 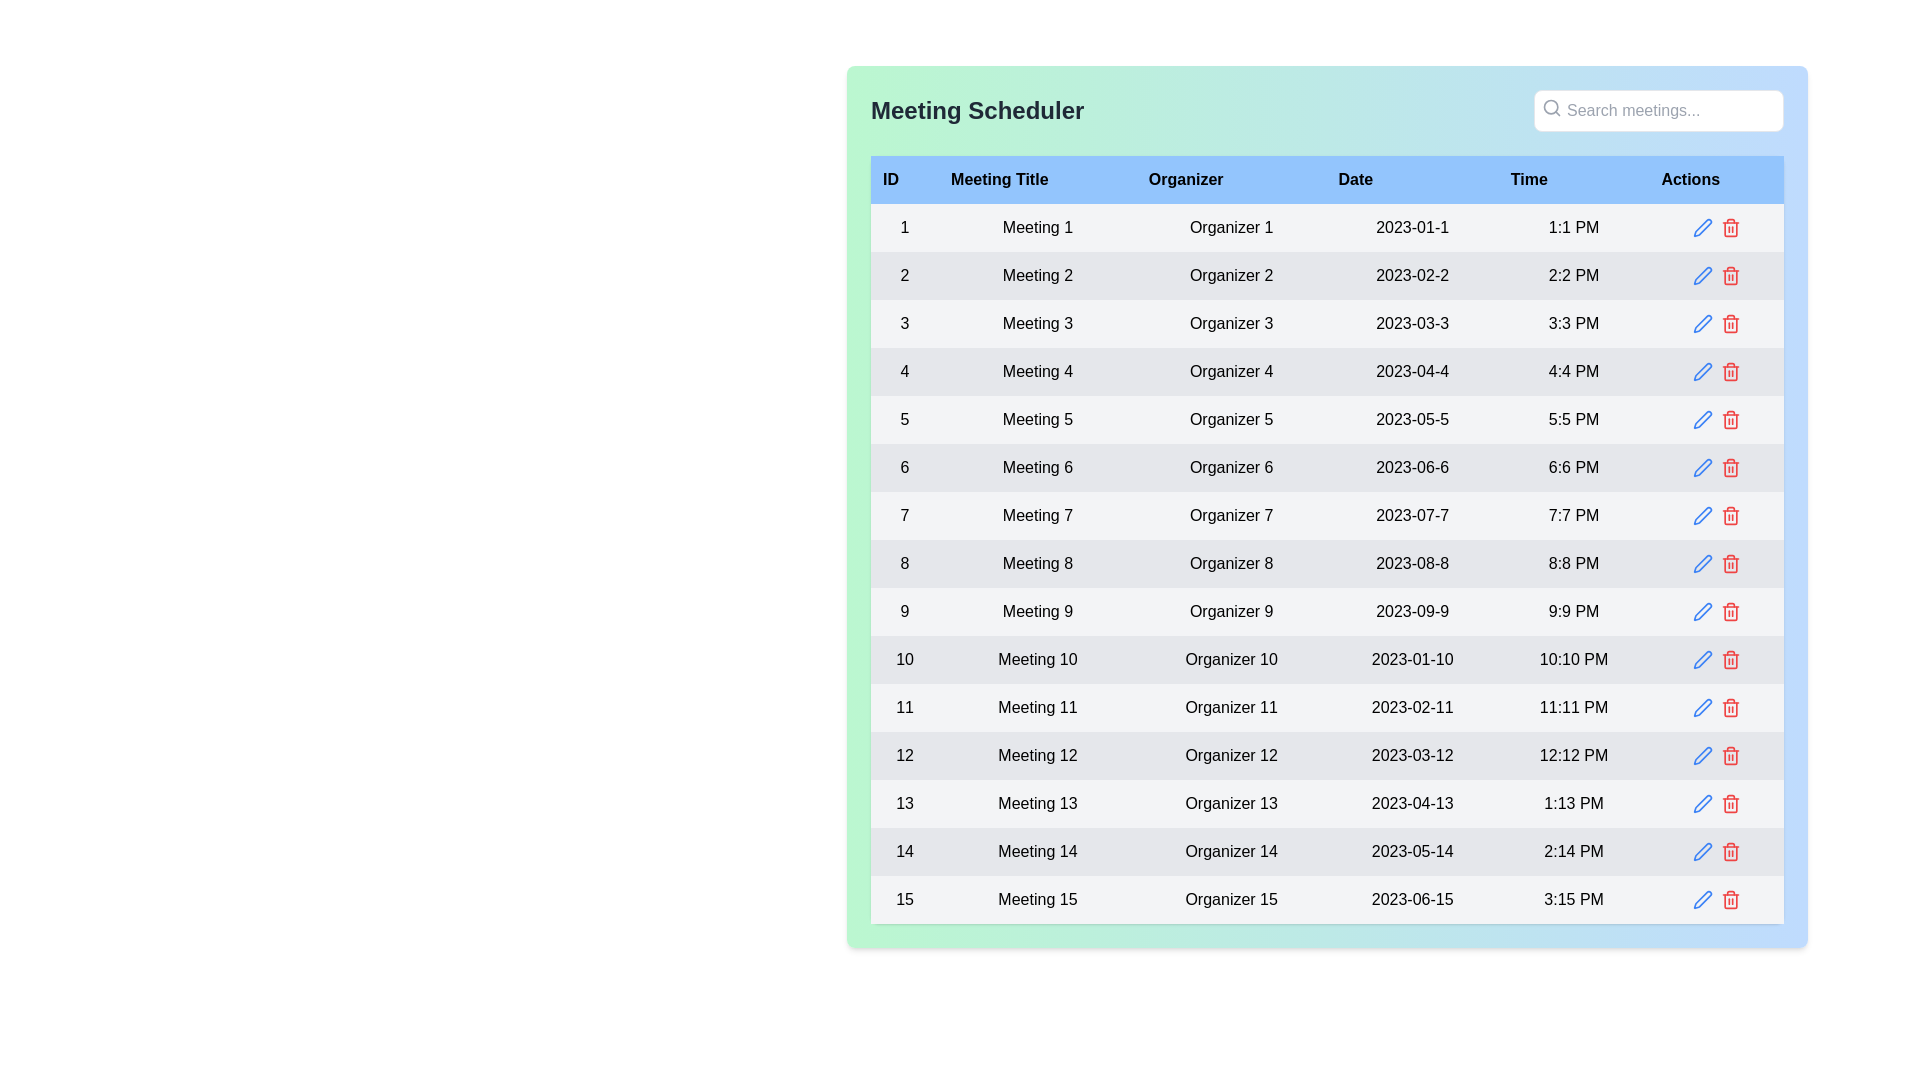 I want to click on the blue pen icon in the 'Actions' column of the 10th row for 'Meeting 10' to initiate an edit action, so click(x=1715, y=659).